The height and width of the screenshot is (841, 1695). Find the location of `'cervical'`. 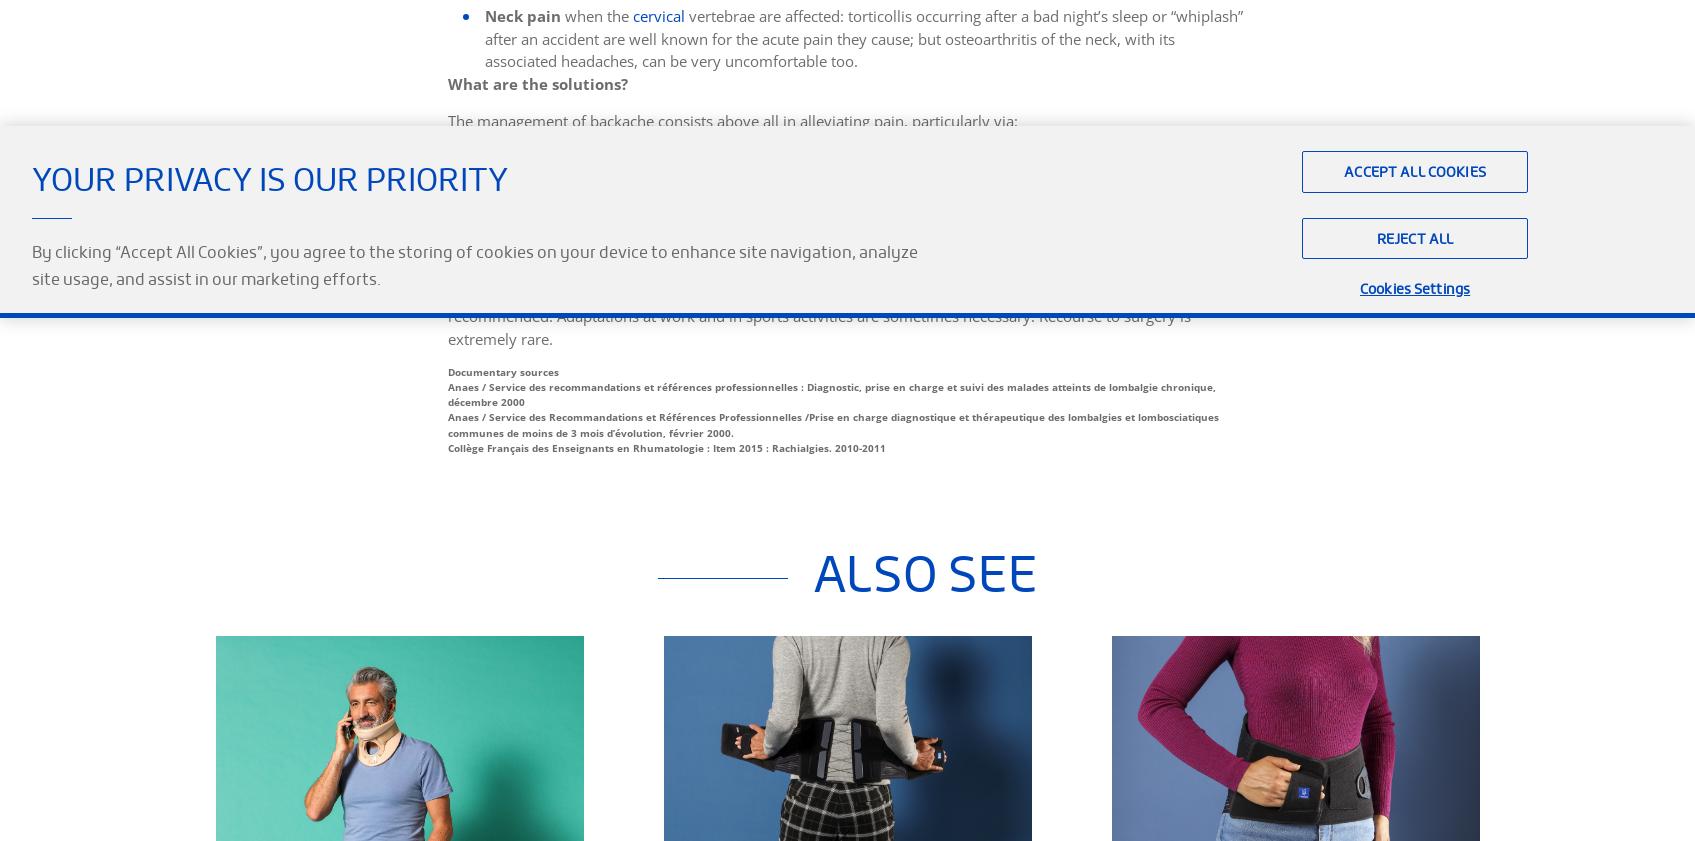

'cervical' is located at coordinates (632, 14).